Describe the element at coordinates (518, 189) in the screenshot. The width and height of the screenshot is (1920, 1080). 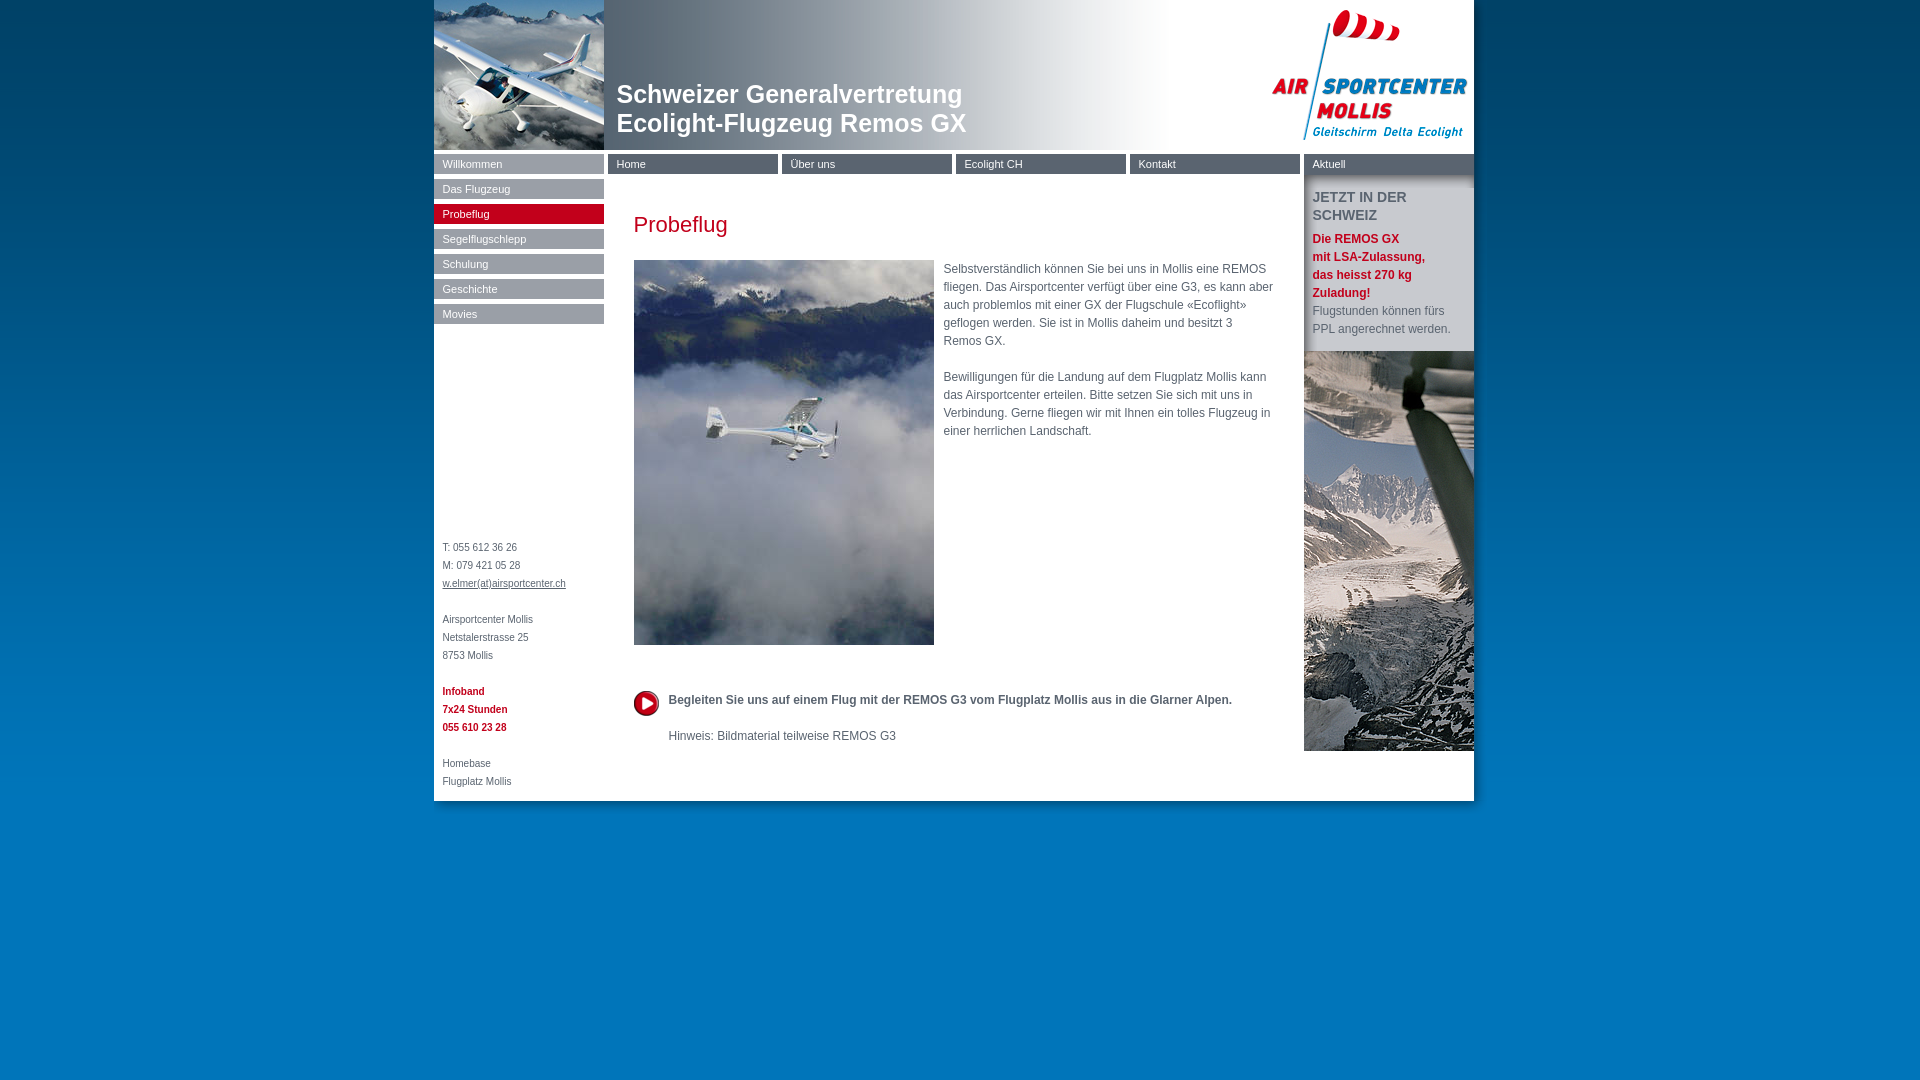
I see `'Das Flugzeug'` at that location.